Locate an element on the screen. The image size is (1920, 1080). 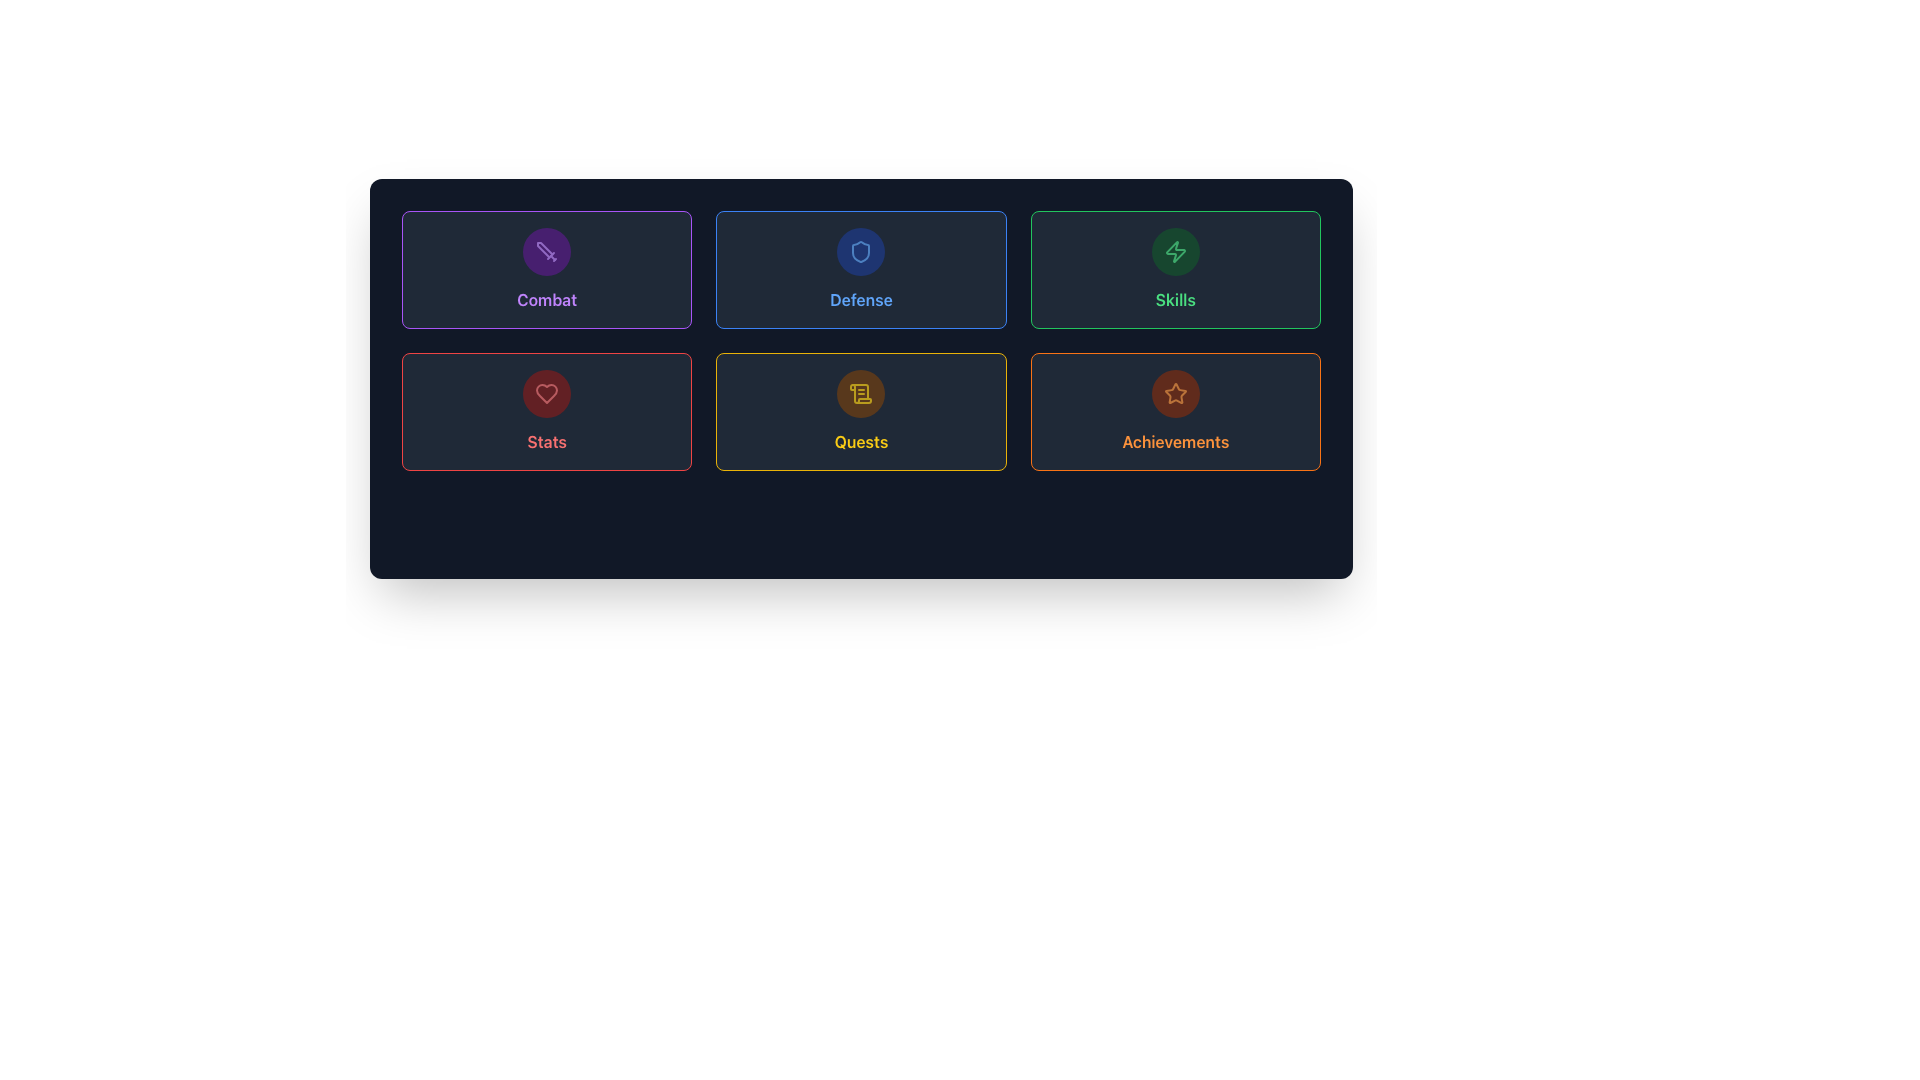
the 'Quests' icon located in the bottom row of the grid layout, positioned between 'Stats' and 'Achievements' is located at coordinates (861, 393).